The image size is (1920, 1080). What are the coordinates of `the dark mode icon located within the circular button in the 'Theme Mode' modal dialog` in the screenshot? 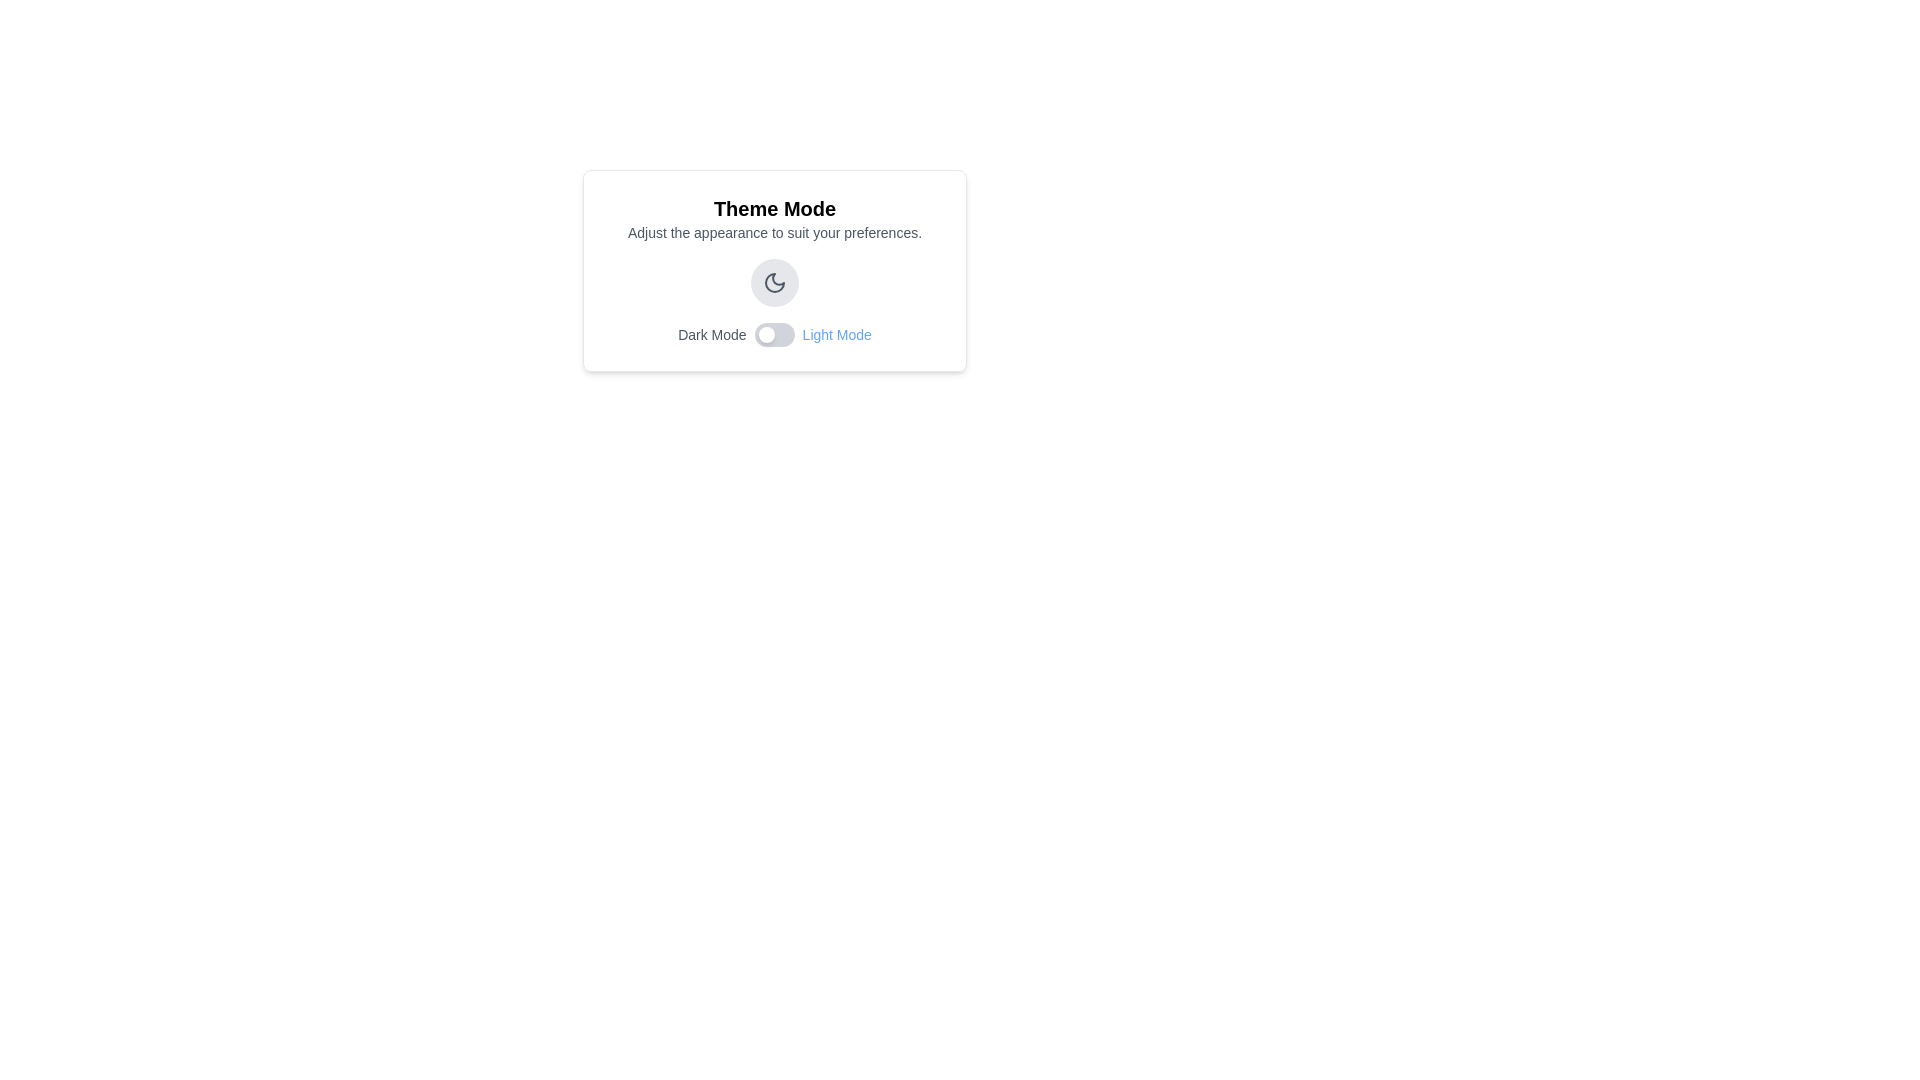 It's located at (773, 282).